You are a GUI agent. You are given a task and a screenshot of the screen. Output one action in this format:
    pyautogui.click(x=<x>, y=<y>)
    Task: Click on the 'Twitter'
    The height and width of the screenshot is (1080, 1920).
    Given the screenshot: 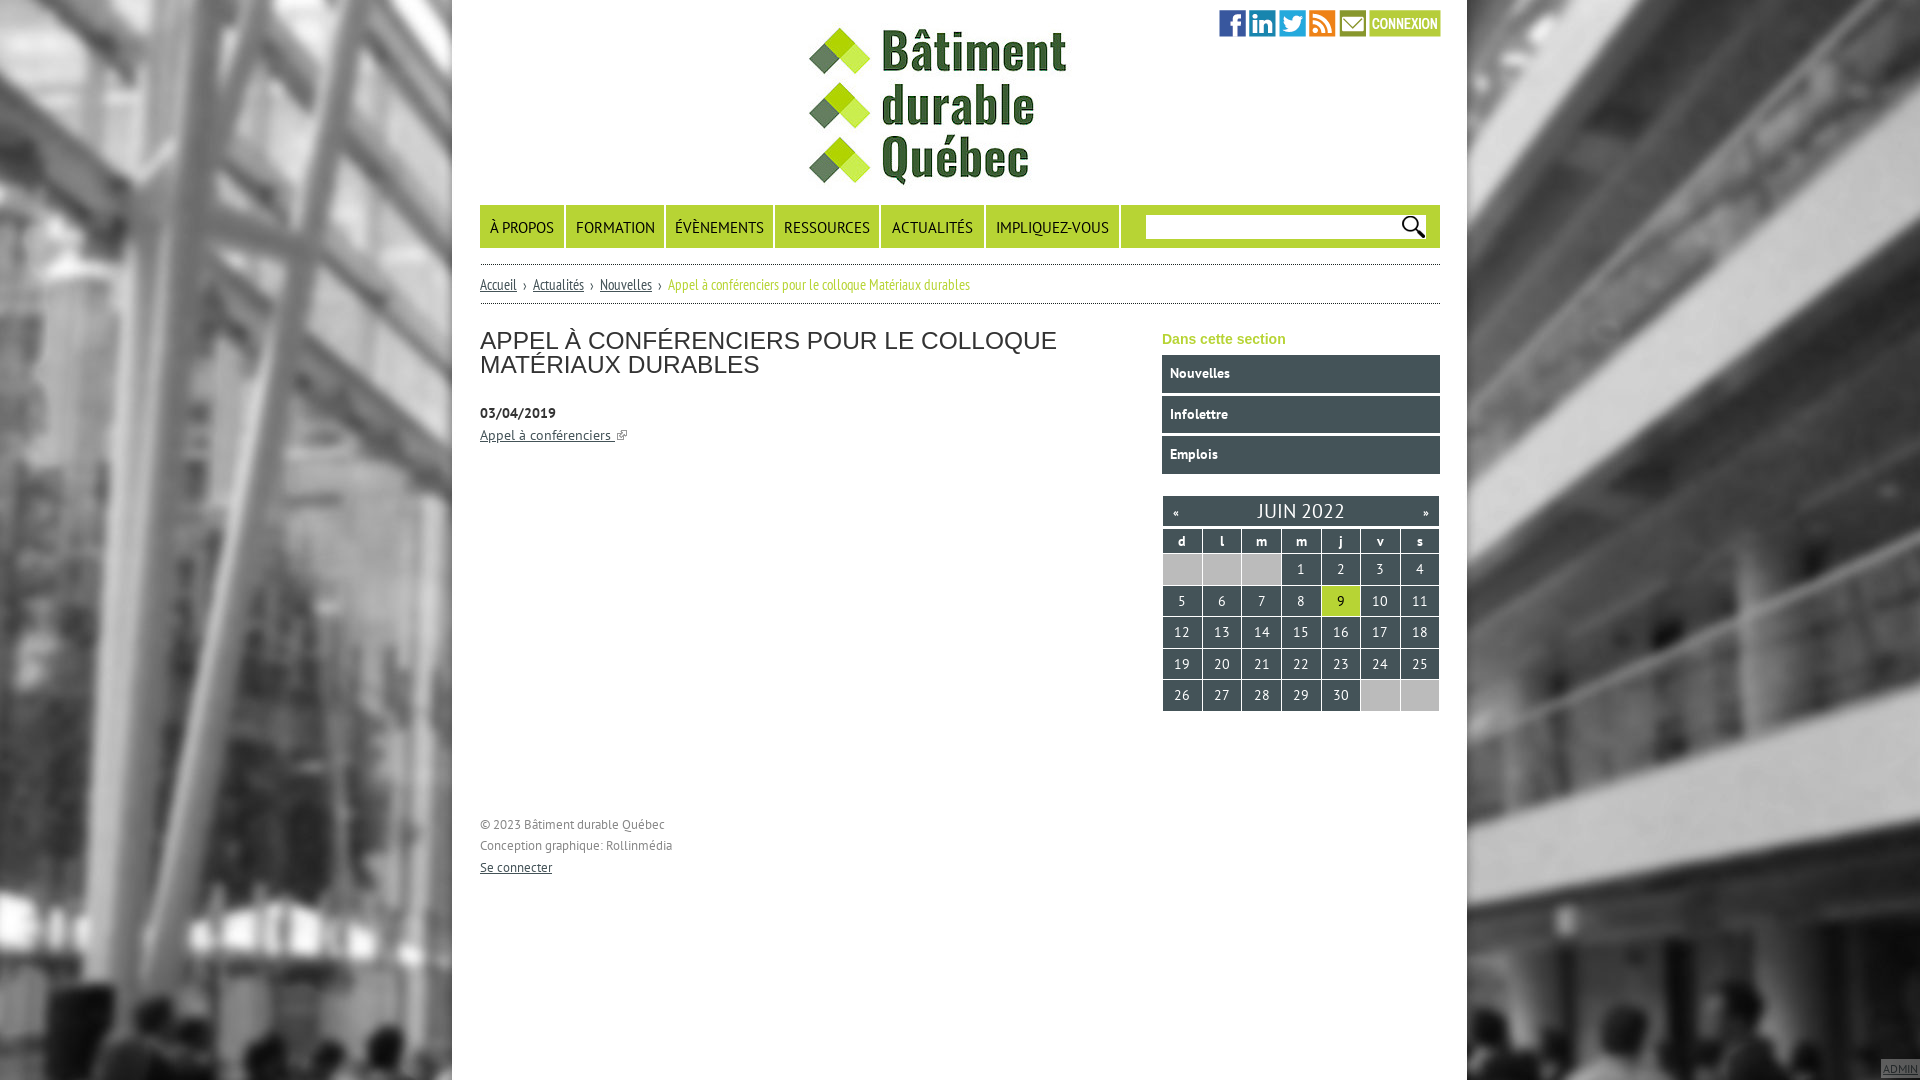 What is the action you would take?
    pyautogui.click(x=1292, y=23)
    